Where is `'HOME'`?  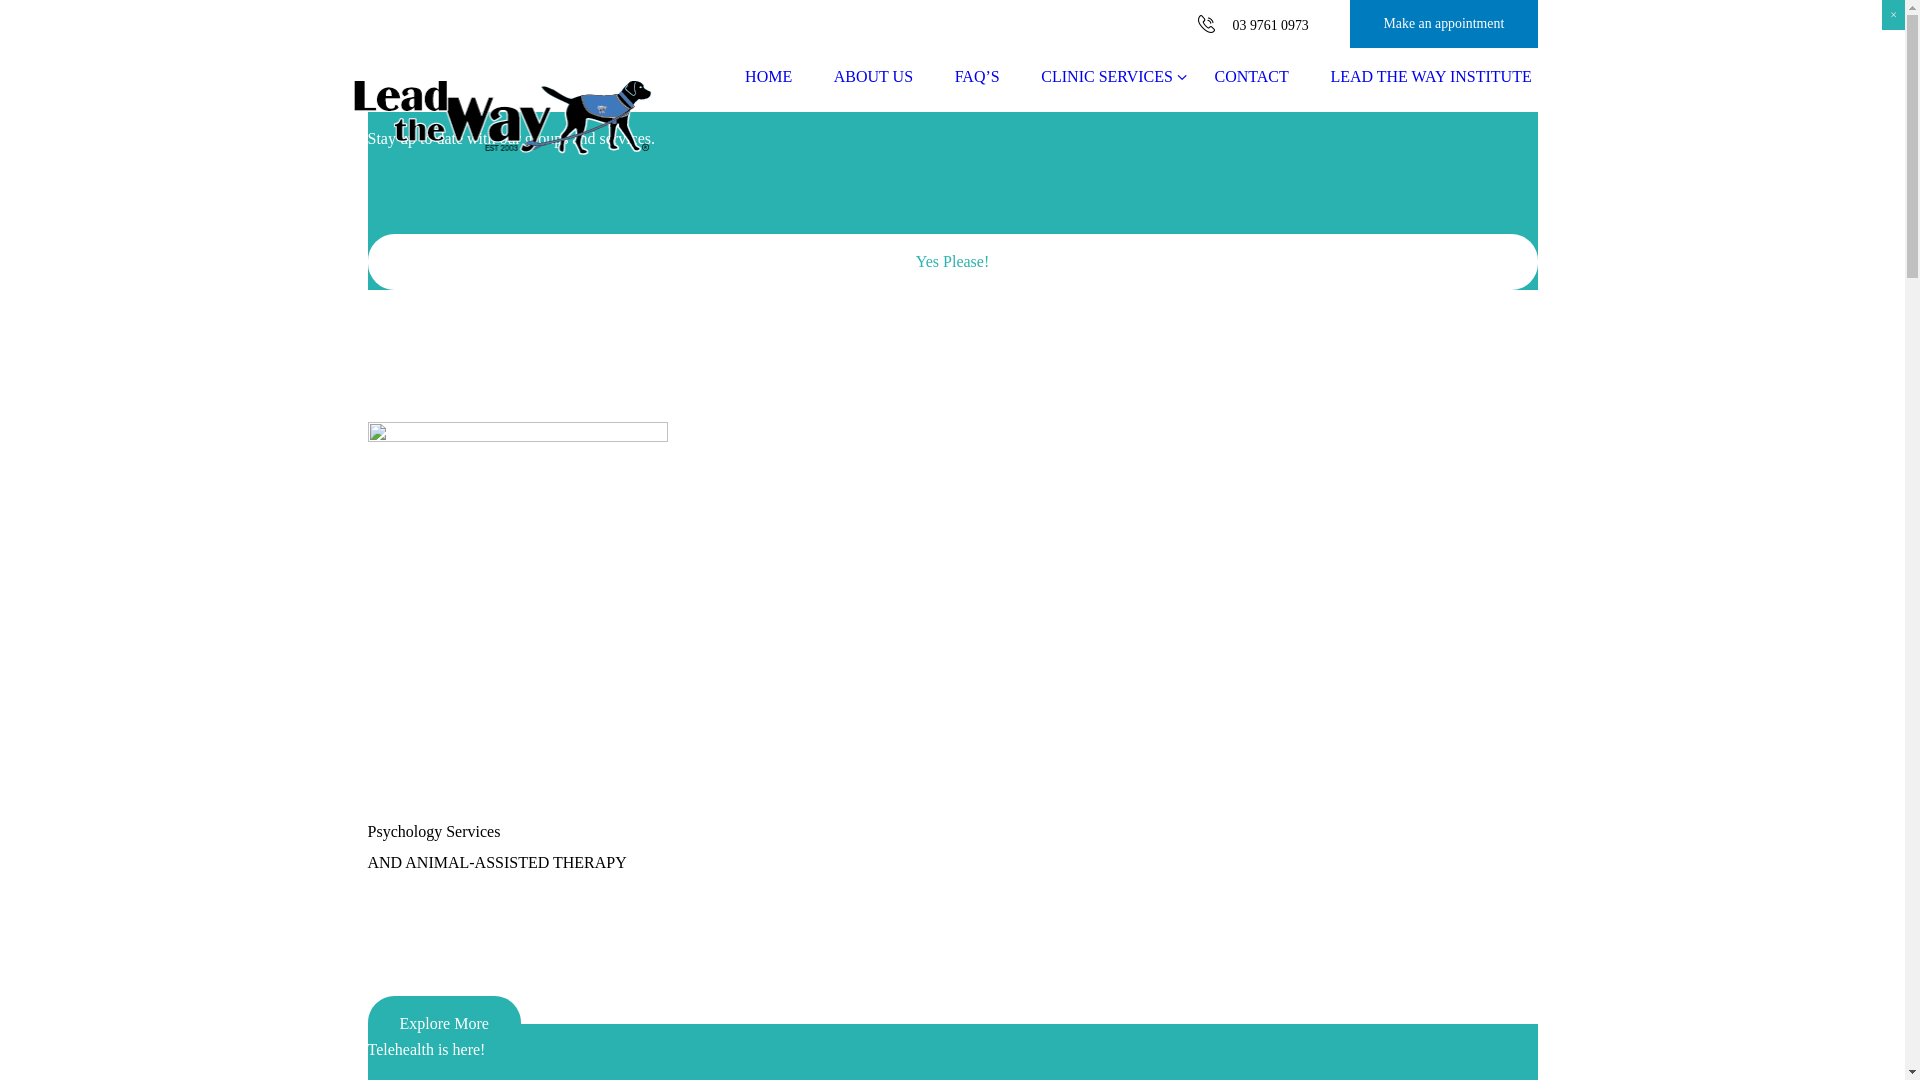
'HOME' is located at coordinates (767, 76).